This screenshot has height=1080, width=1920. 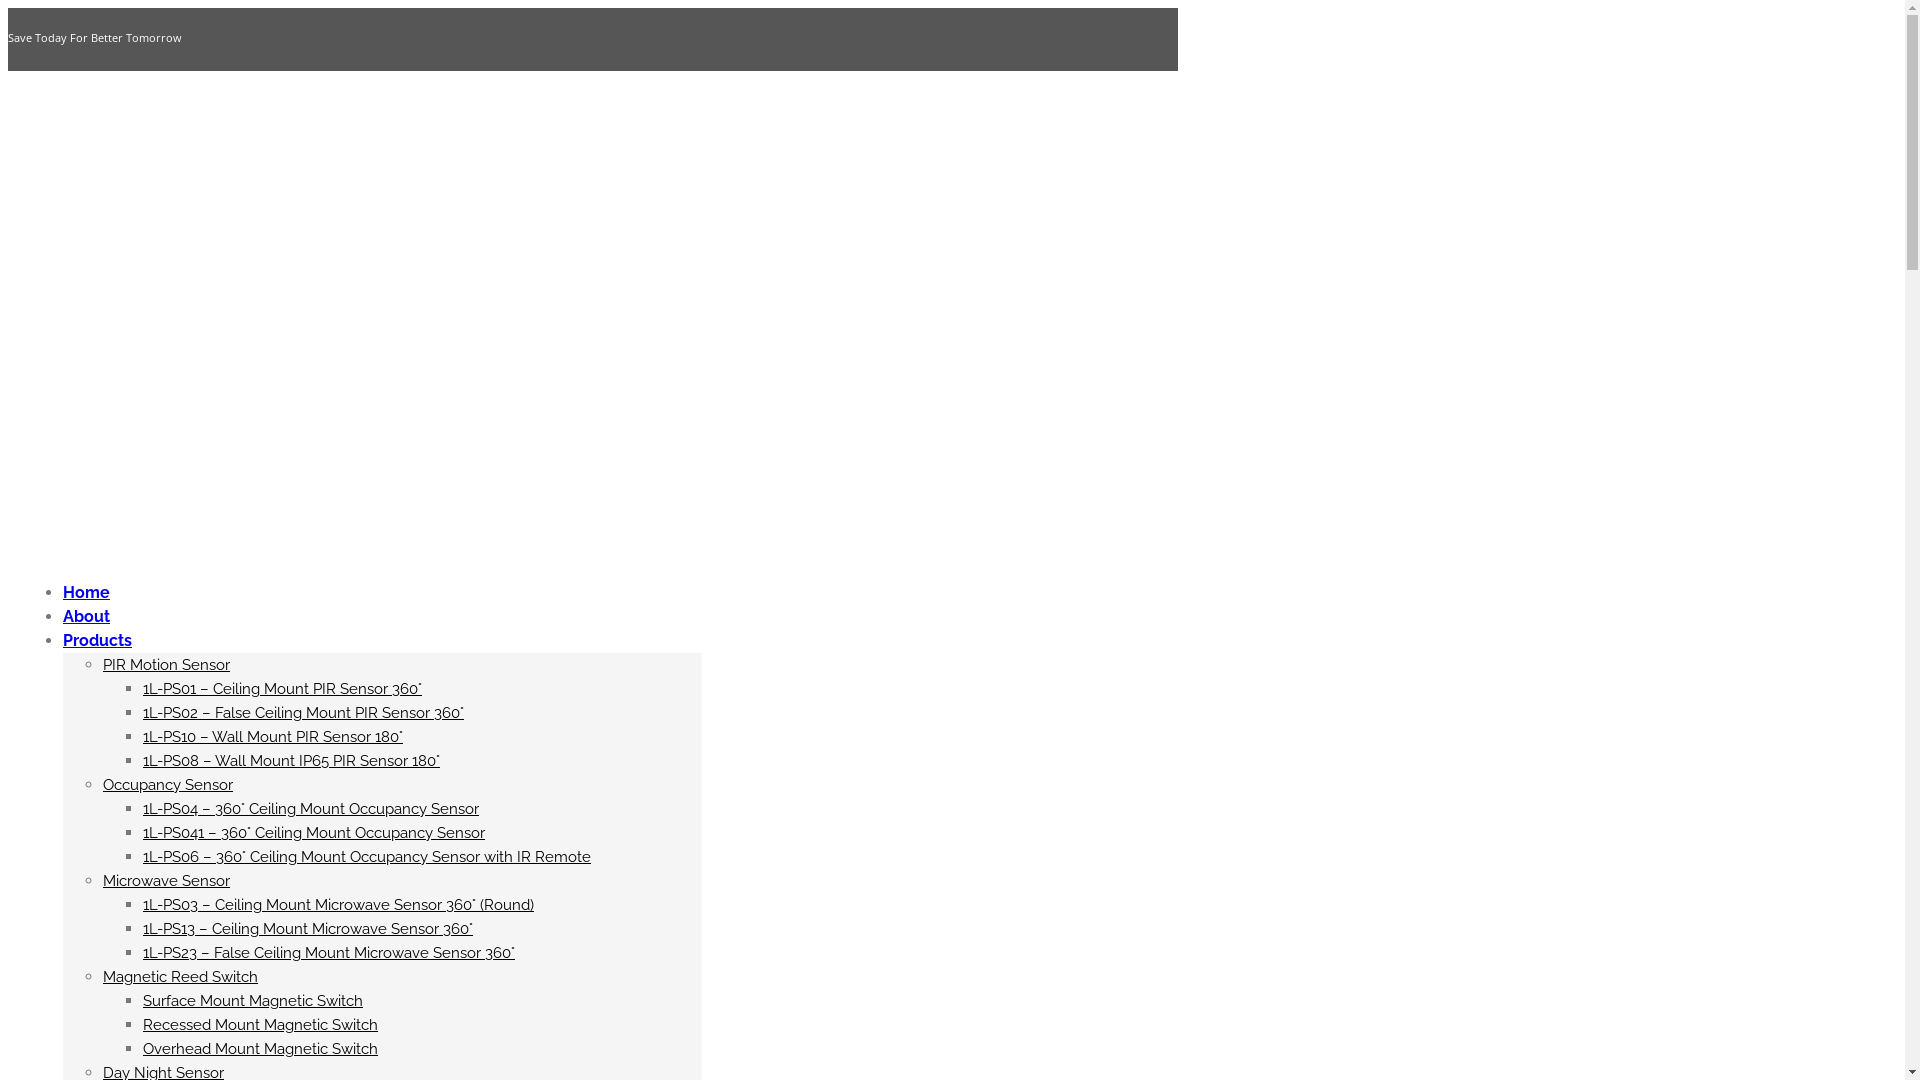 What do you see at coordinates (252, 1001) in the screenshot?
I see `'Surface Mount Magnetic Switch'` at bounding box center [252, 1001].